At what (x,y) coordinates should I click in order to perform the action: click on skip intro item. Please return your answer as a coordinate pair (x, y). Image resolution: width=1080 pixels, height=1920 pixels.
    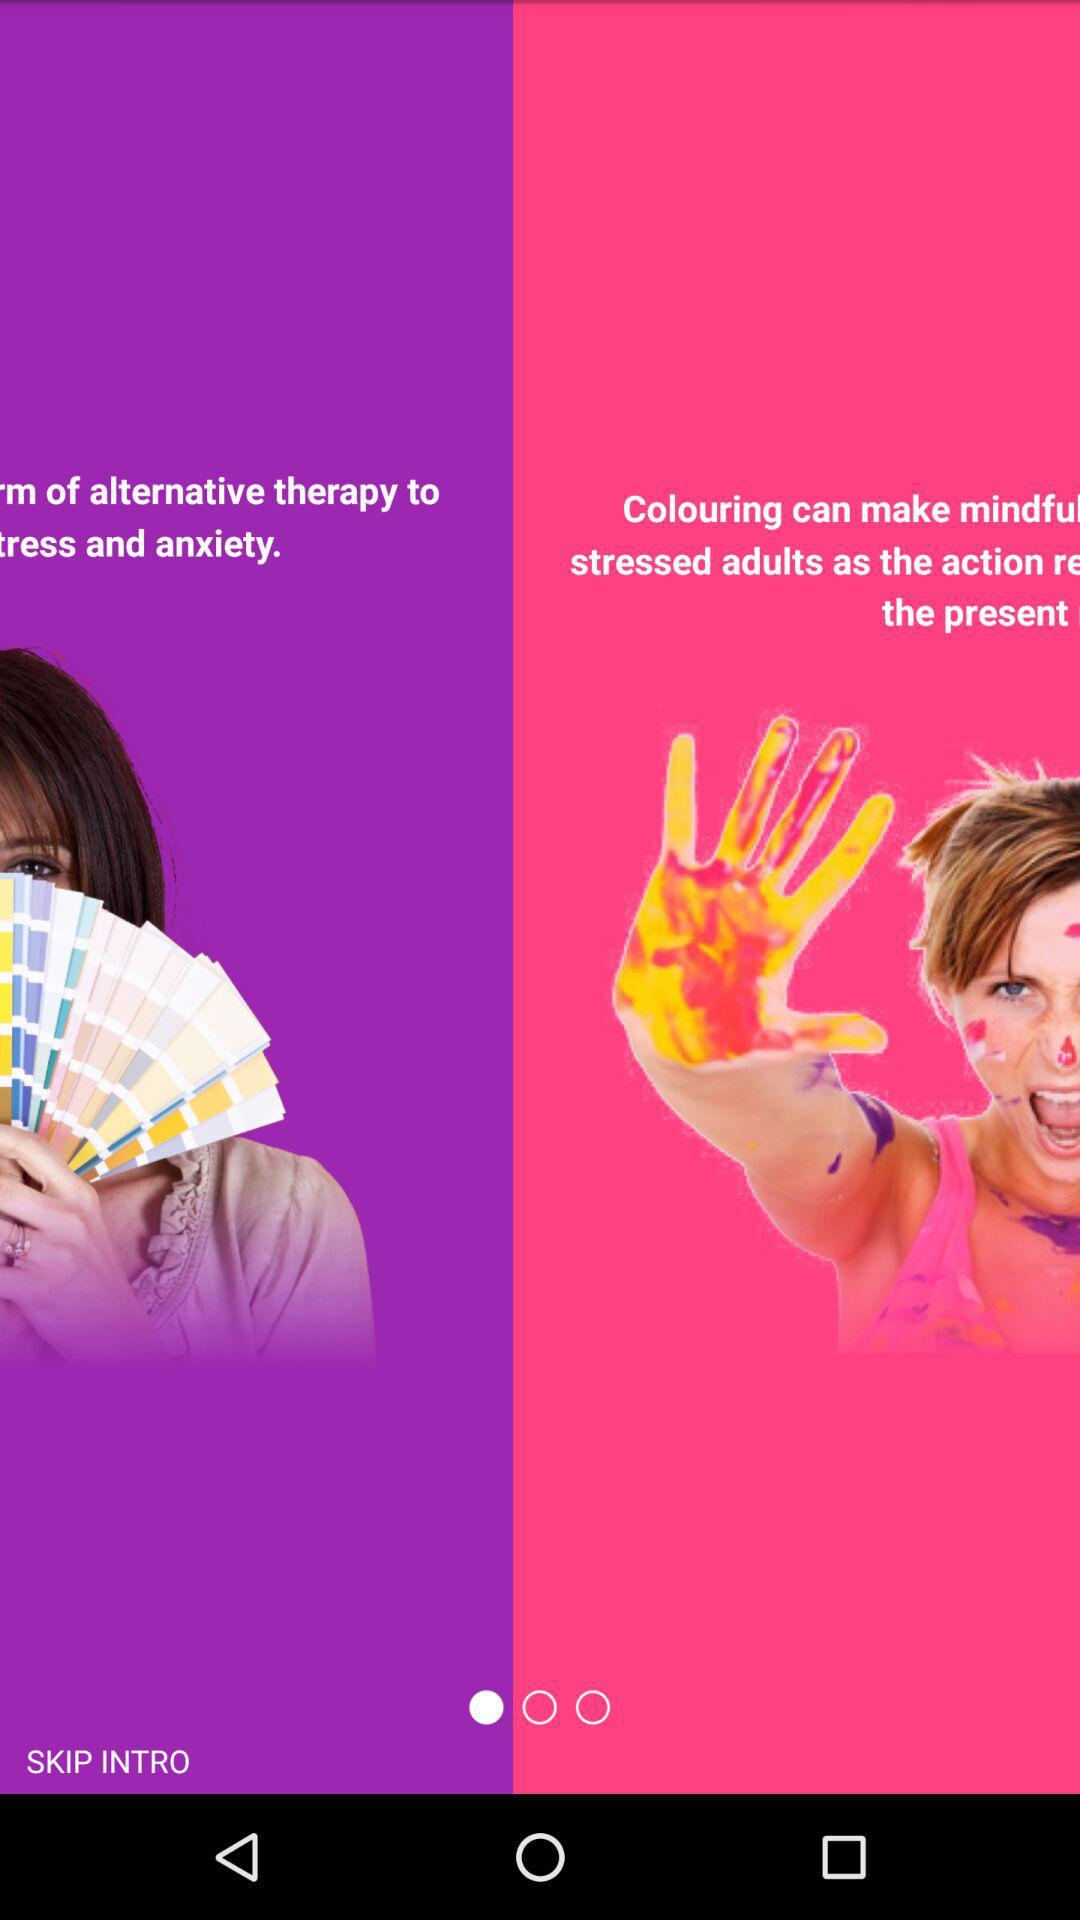
    Looking at the image, I should click on (108, 1758).